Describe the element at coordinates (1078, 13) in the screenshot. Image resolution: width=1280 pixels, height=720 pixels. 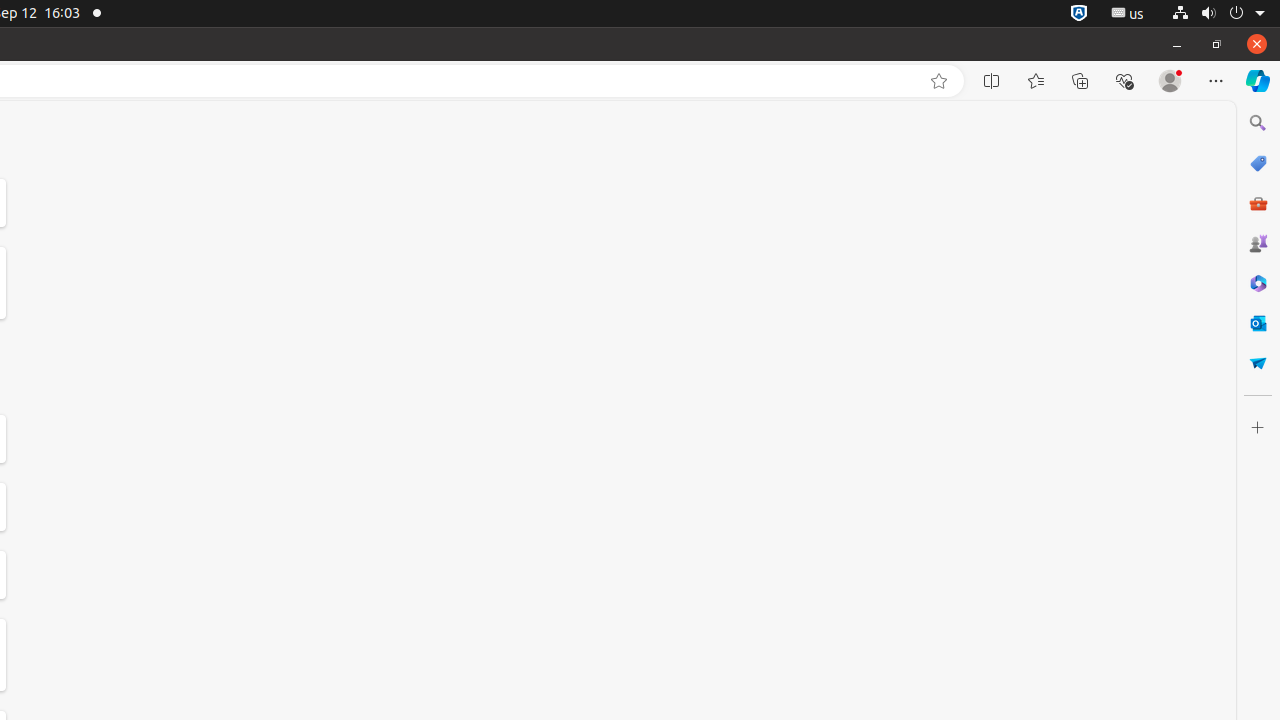
I see `':1.72/StatusNotifierItem'` at that location.